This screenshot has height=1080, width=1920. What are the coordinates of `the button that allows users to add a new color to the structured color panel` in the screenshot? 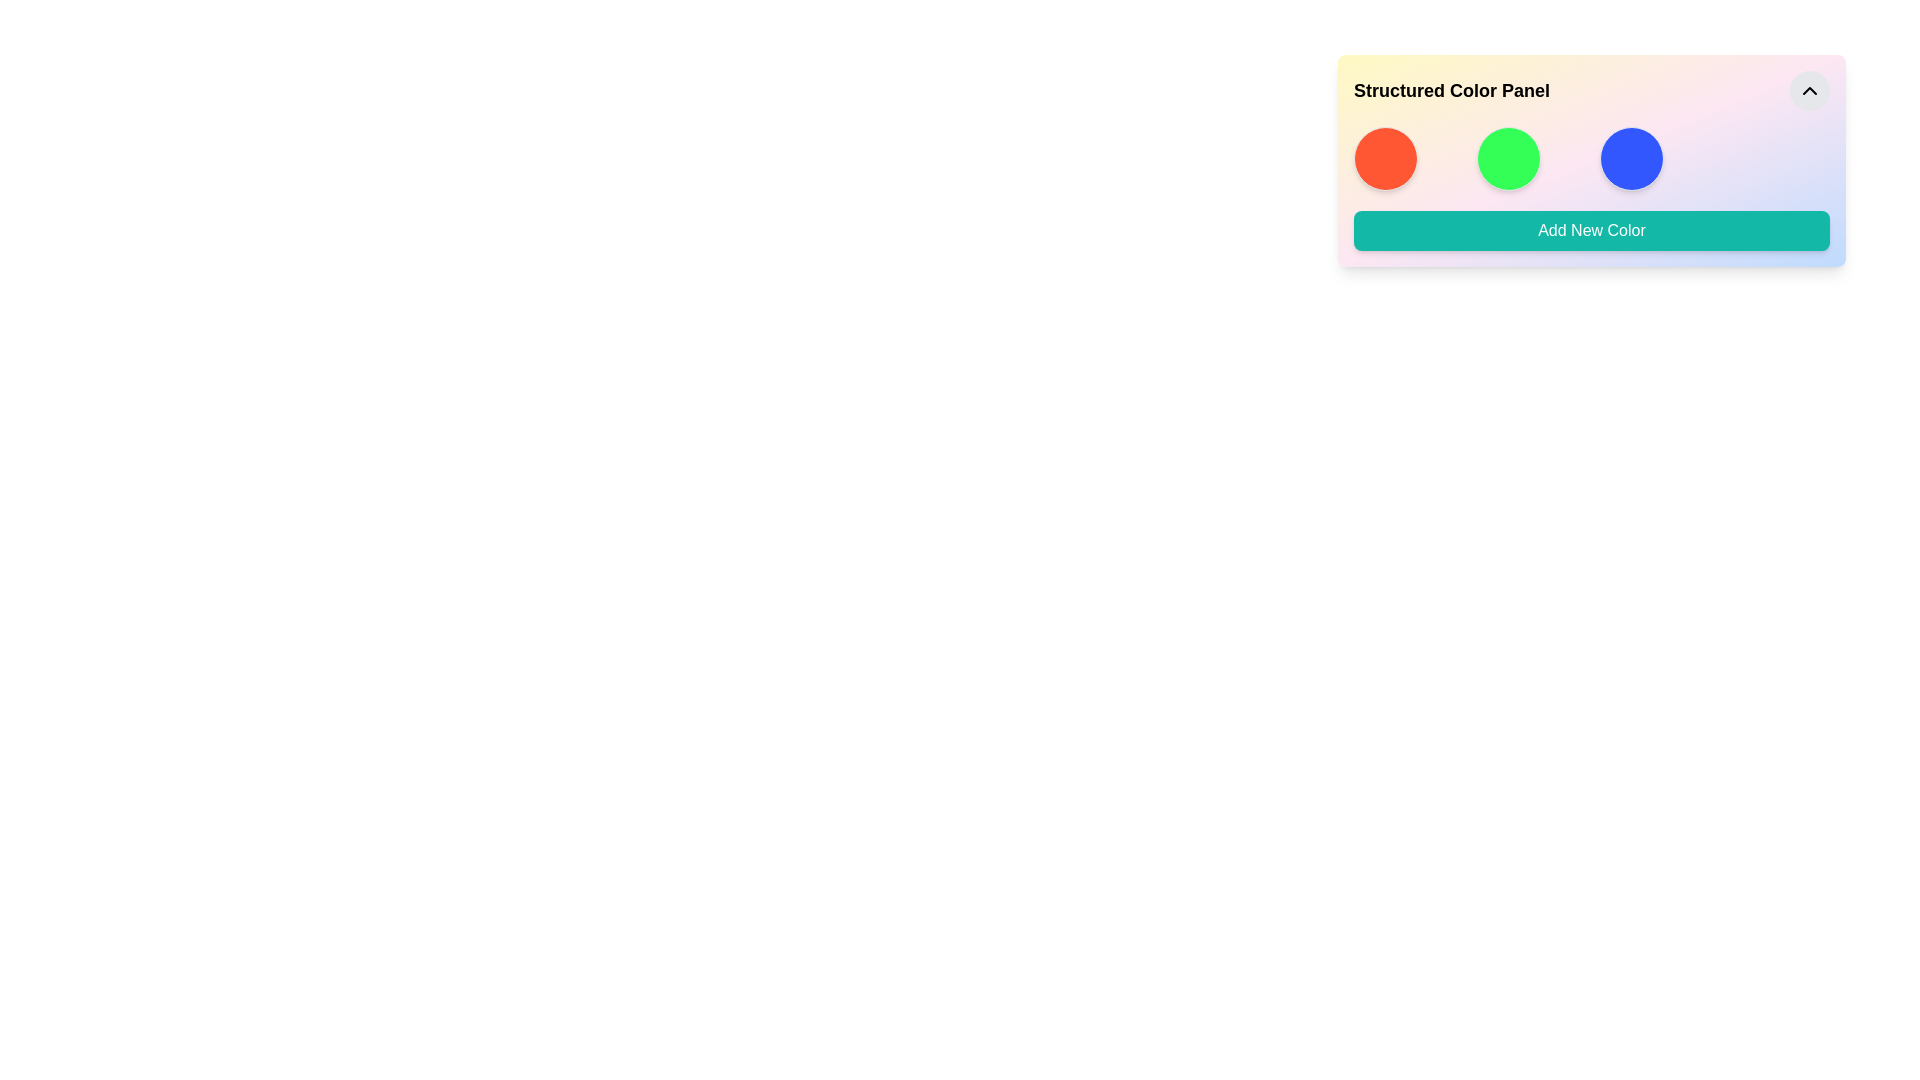 It's located at (1591, 230).